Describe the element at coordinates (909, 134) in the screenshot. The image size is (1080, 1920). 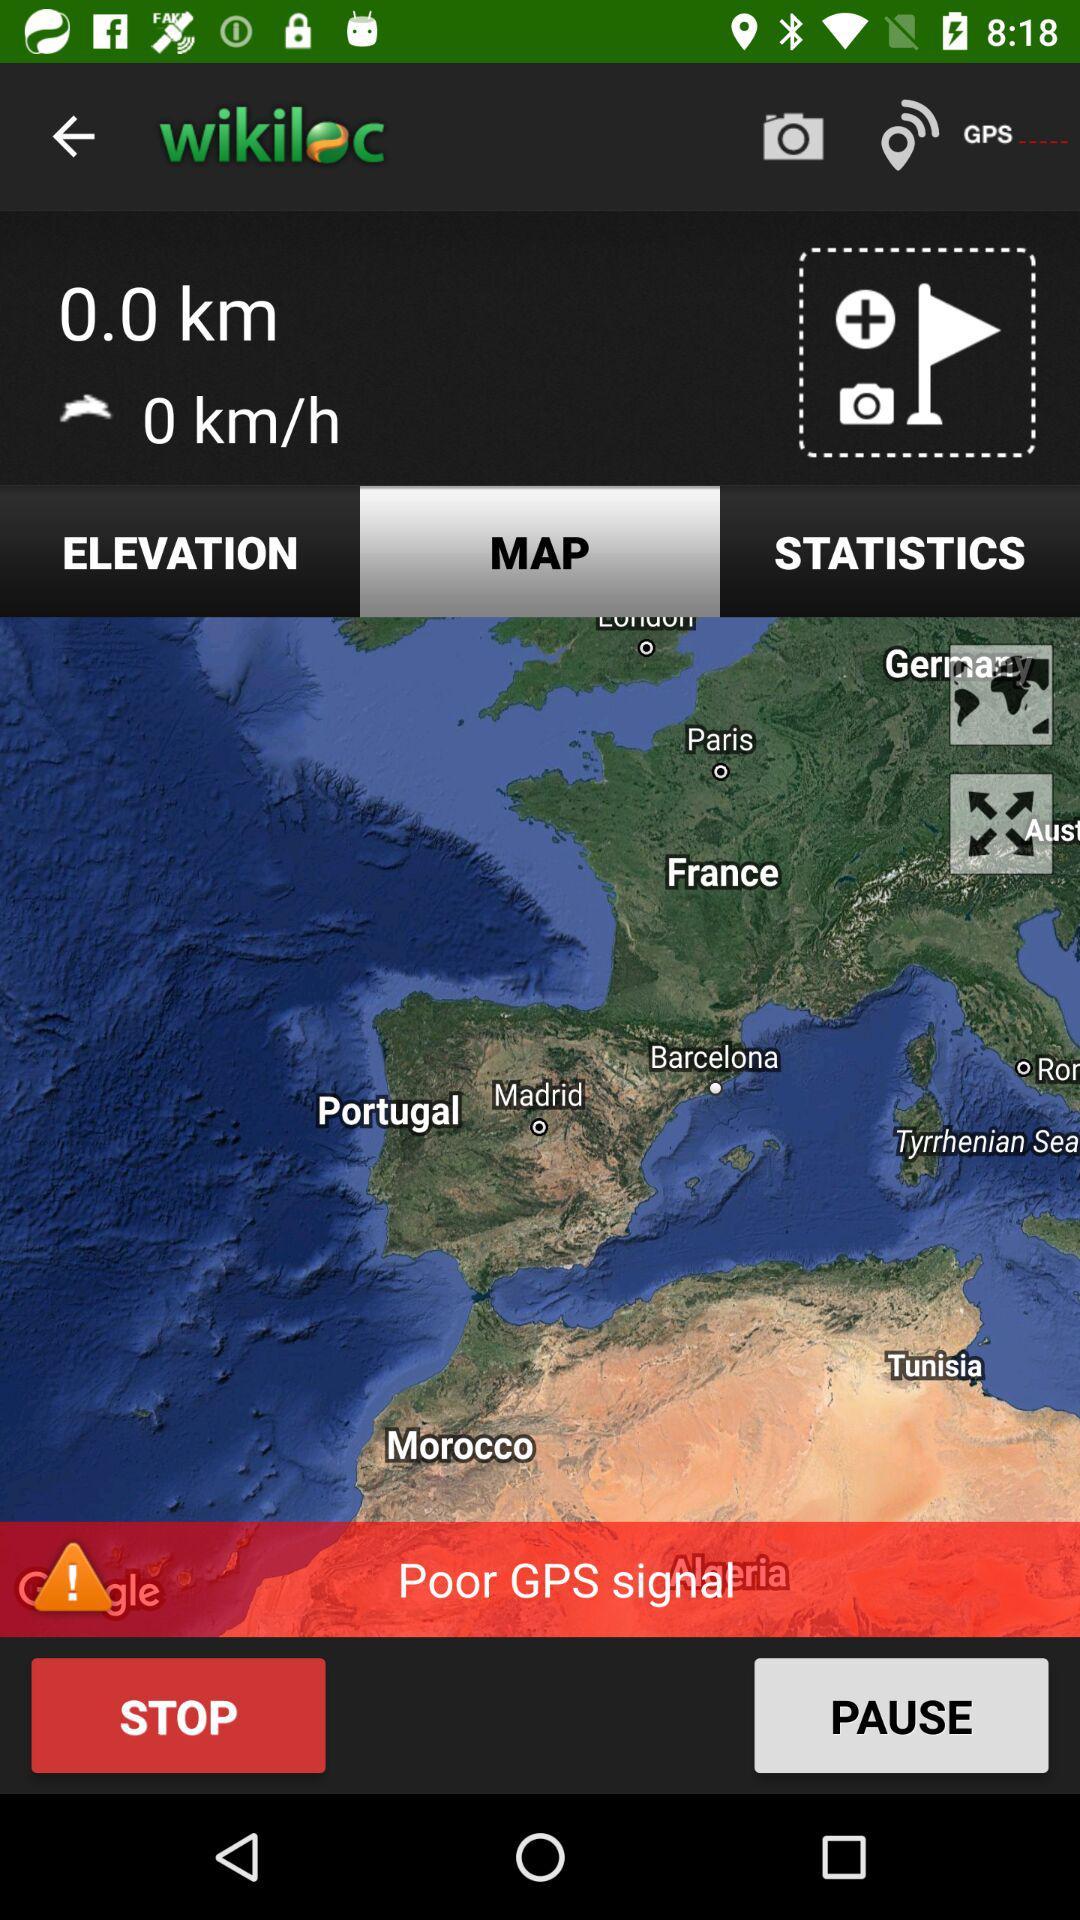
I see `the text left to gps` at that location.